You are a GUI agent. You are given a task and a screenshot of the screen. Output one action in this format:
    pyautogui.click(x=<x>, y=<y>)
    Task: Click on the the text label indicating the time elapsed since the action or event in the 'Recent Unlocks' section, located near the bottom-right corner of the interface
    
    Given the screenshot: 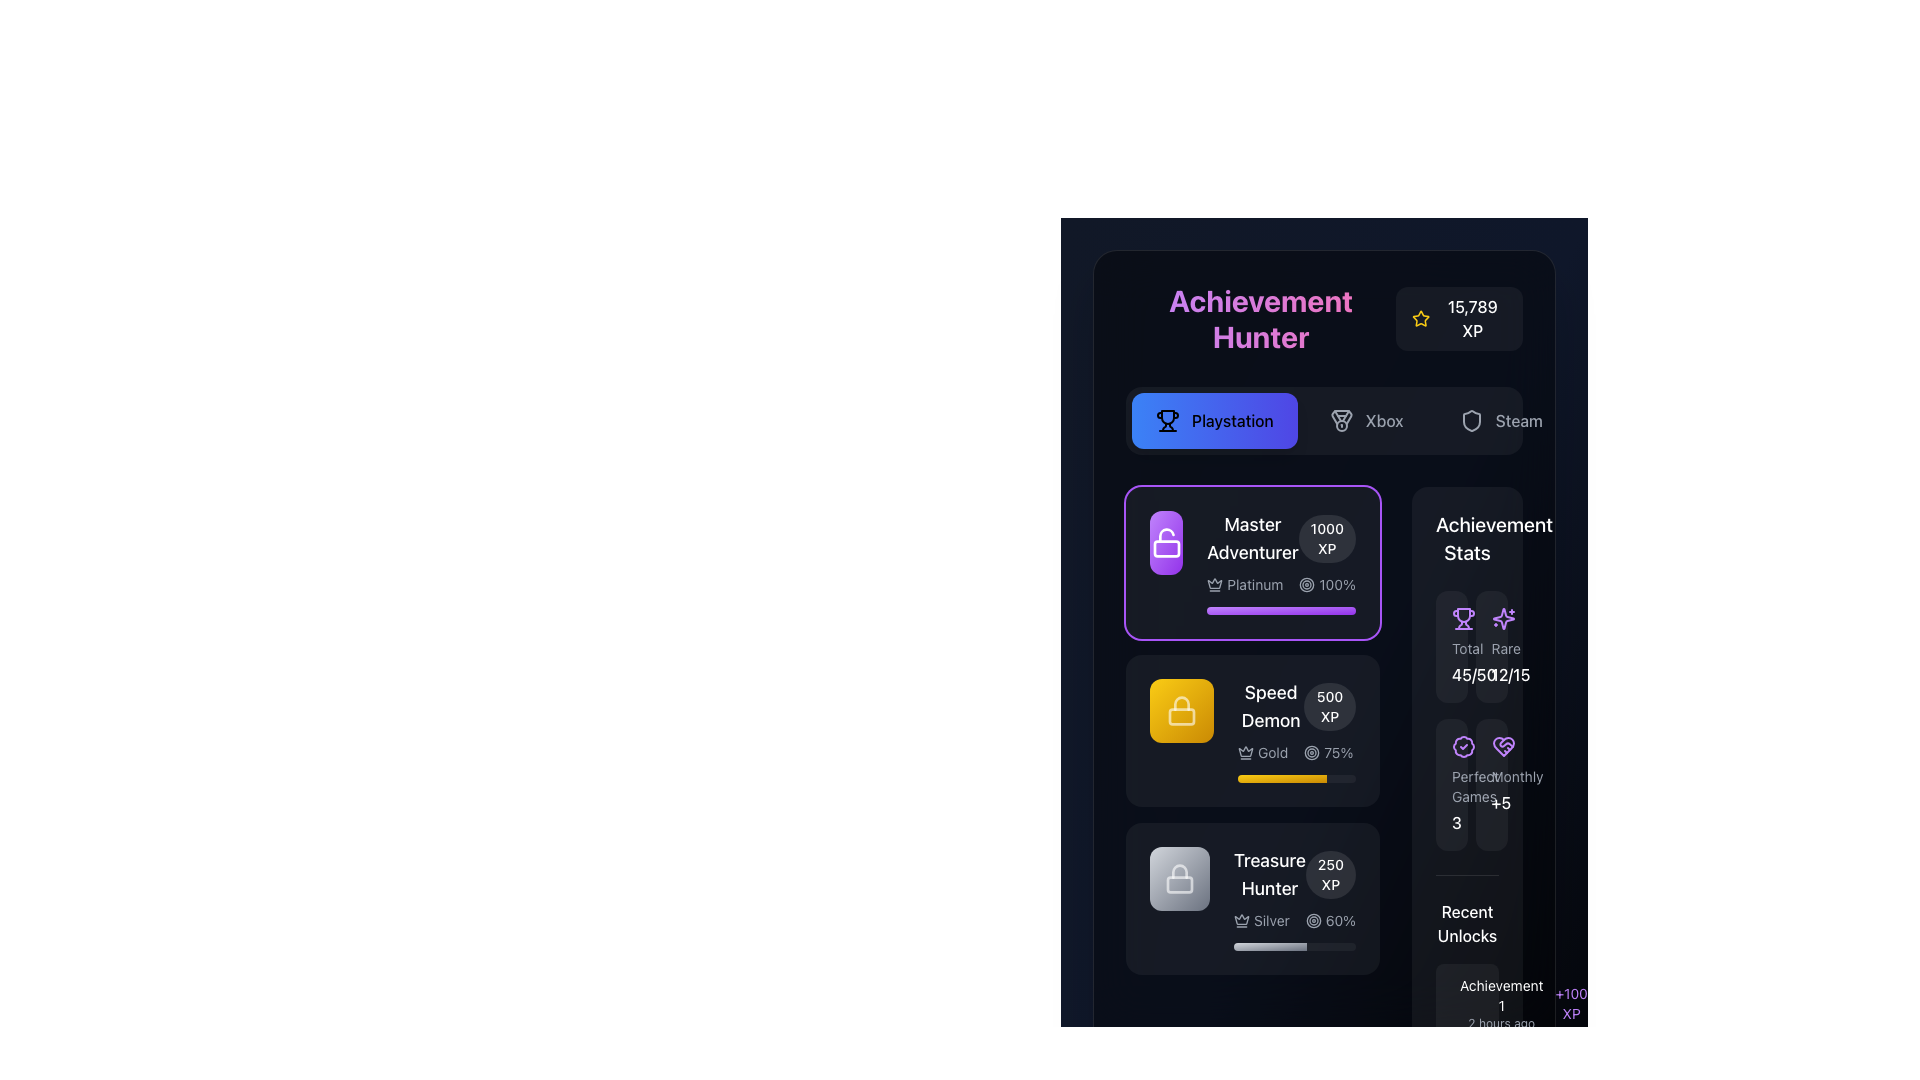 What is the action you would take?
    pyautogui.click(x=1501, y=1023)
    